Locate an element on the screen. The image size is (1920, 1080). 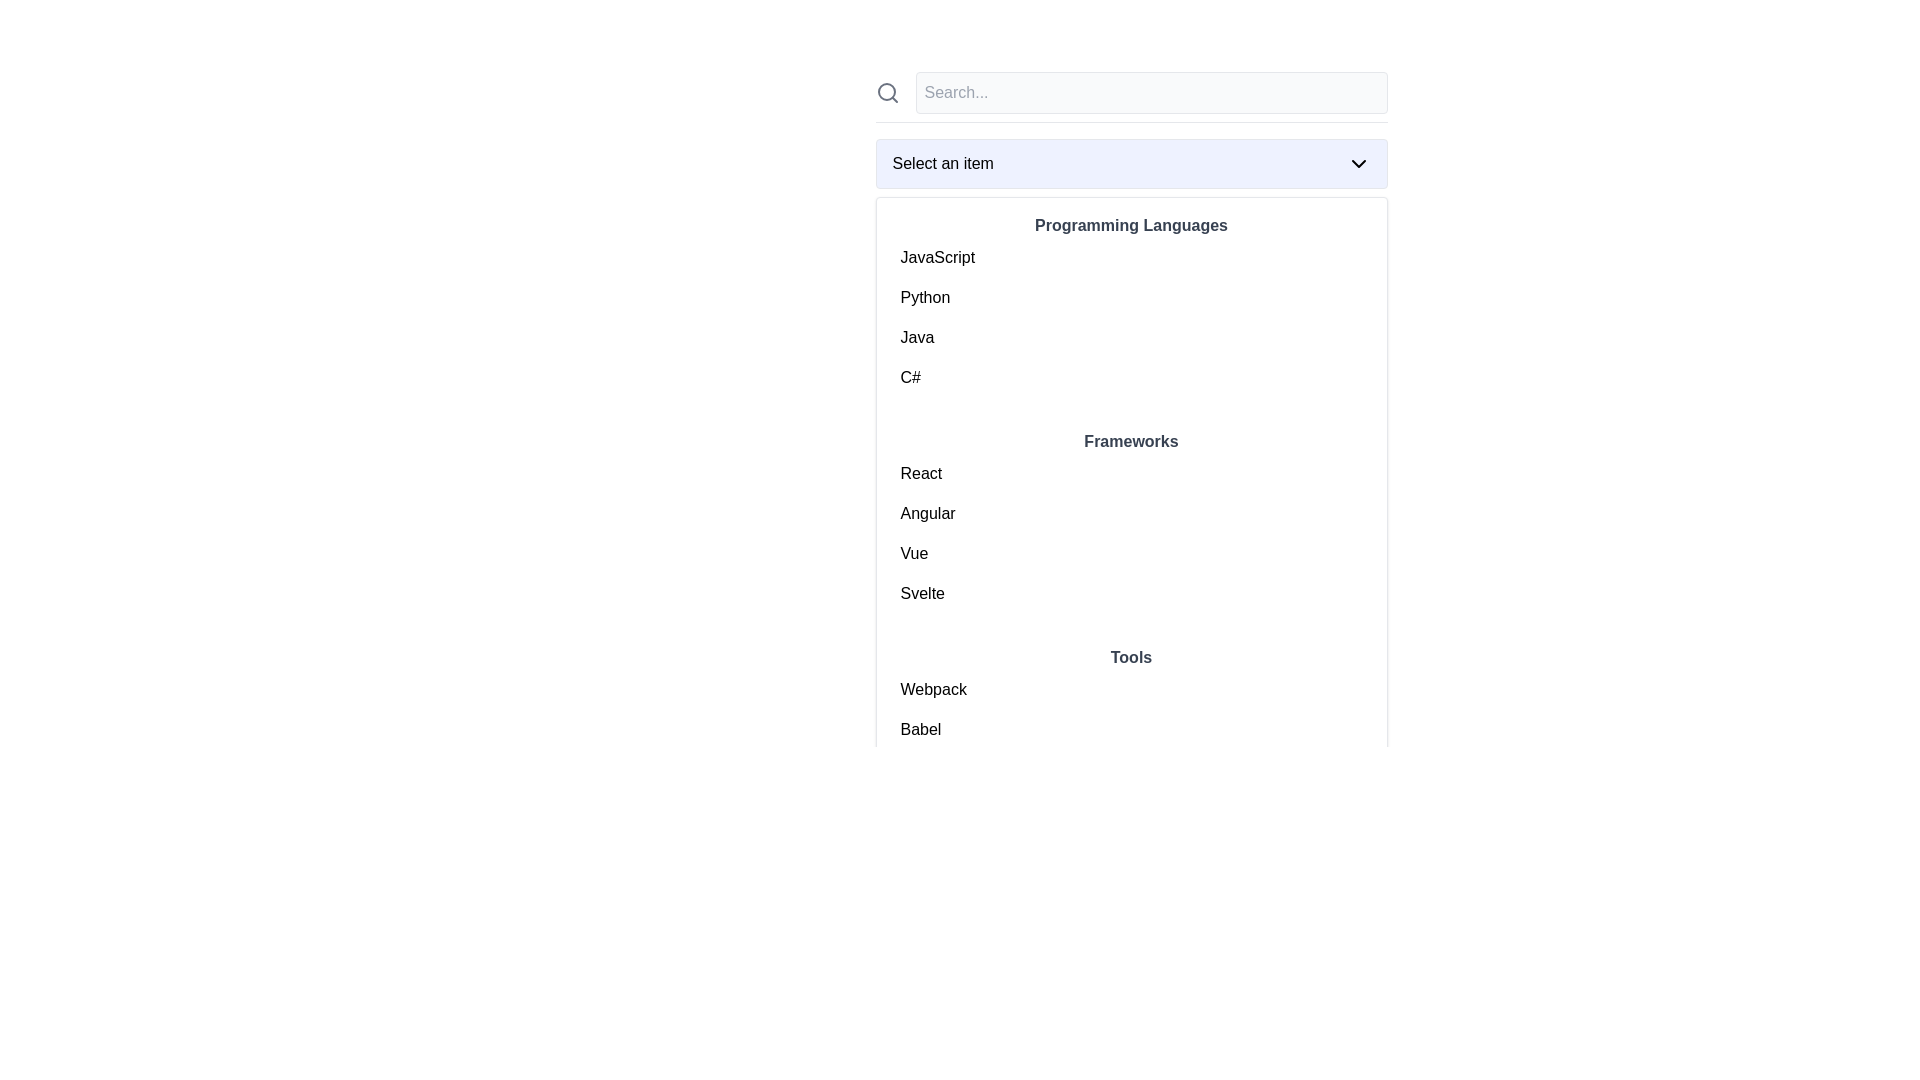
the chevron-down icon, which is a thin black inverted 'V' shape located at the far right of the 'Select an item' button is located at coordinates (1358, 163).